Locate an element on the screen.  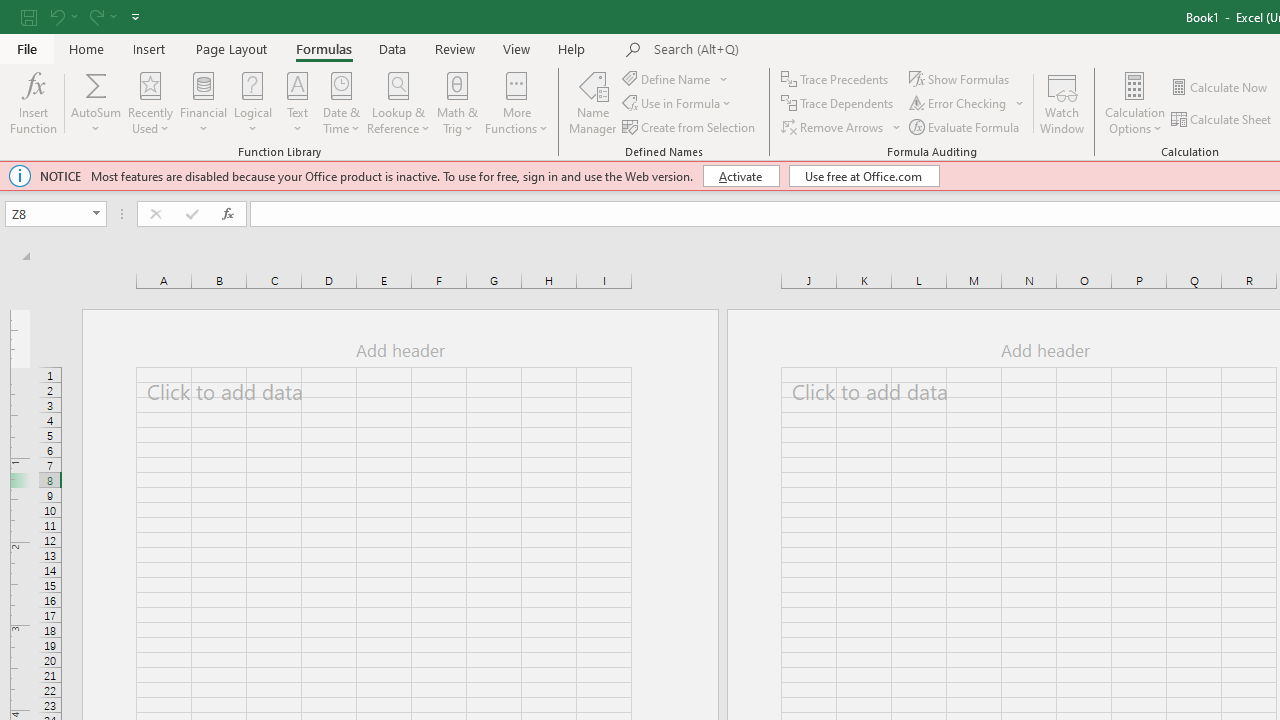
'Activate' is located at coordinates (740, 175).